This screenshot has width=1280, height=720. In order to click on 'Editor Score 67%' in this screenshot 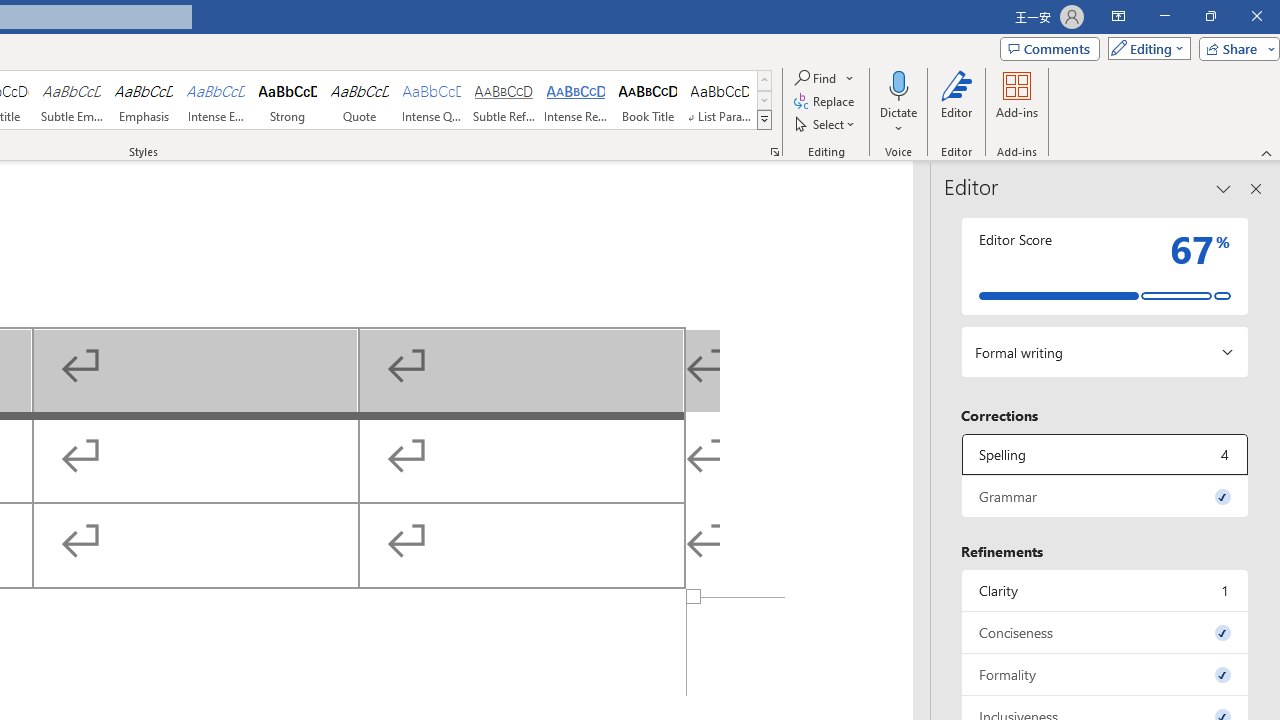, I will do `click(1104, 265)`.